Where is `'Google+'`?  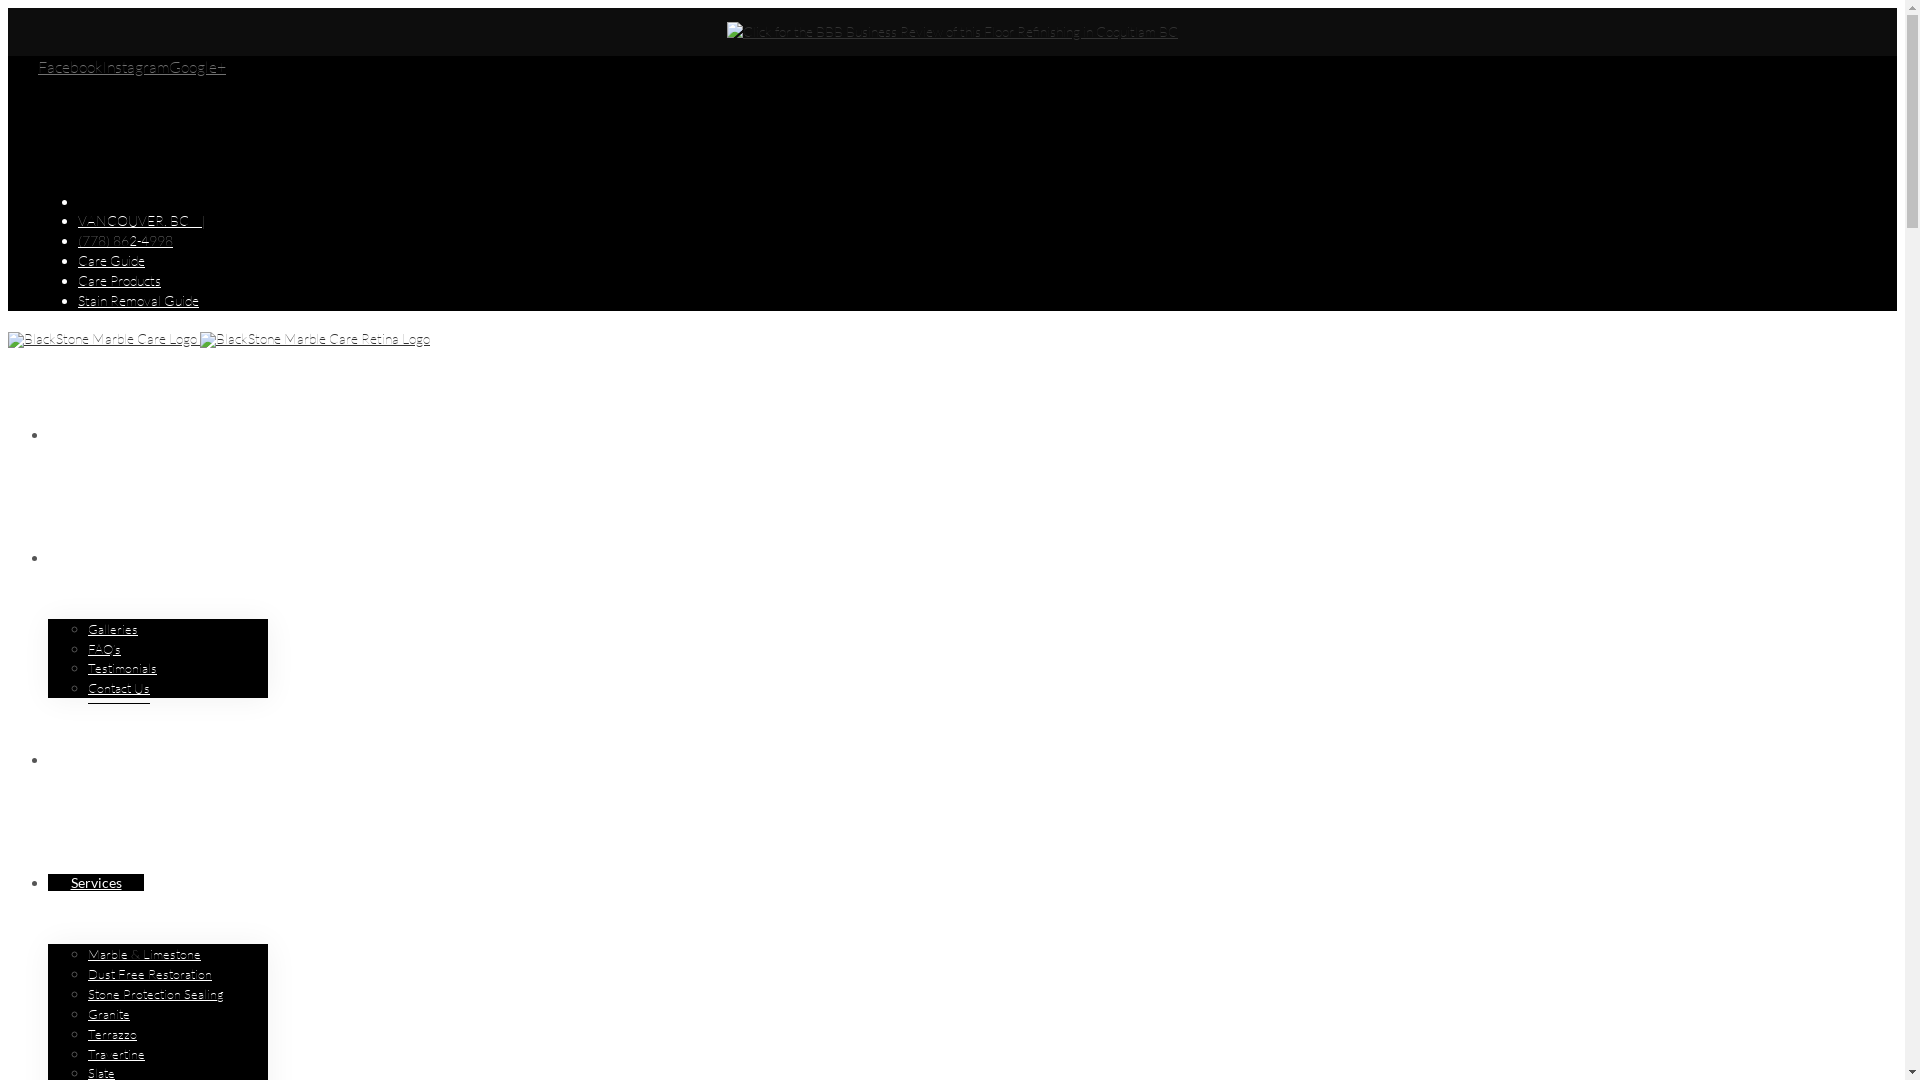 'Google+' is located at coordinates (168, 65).